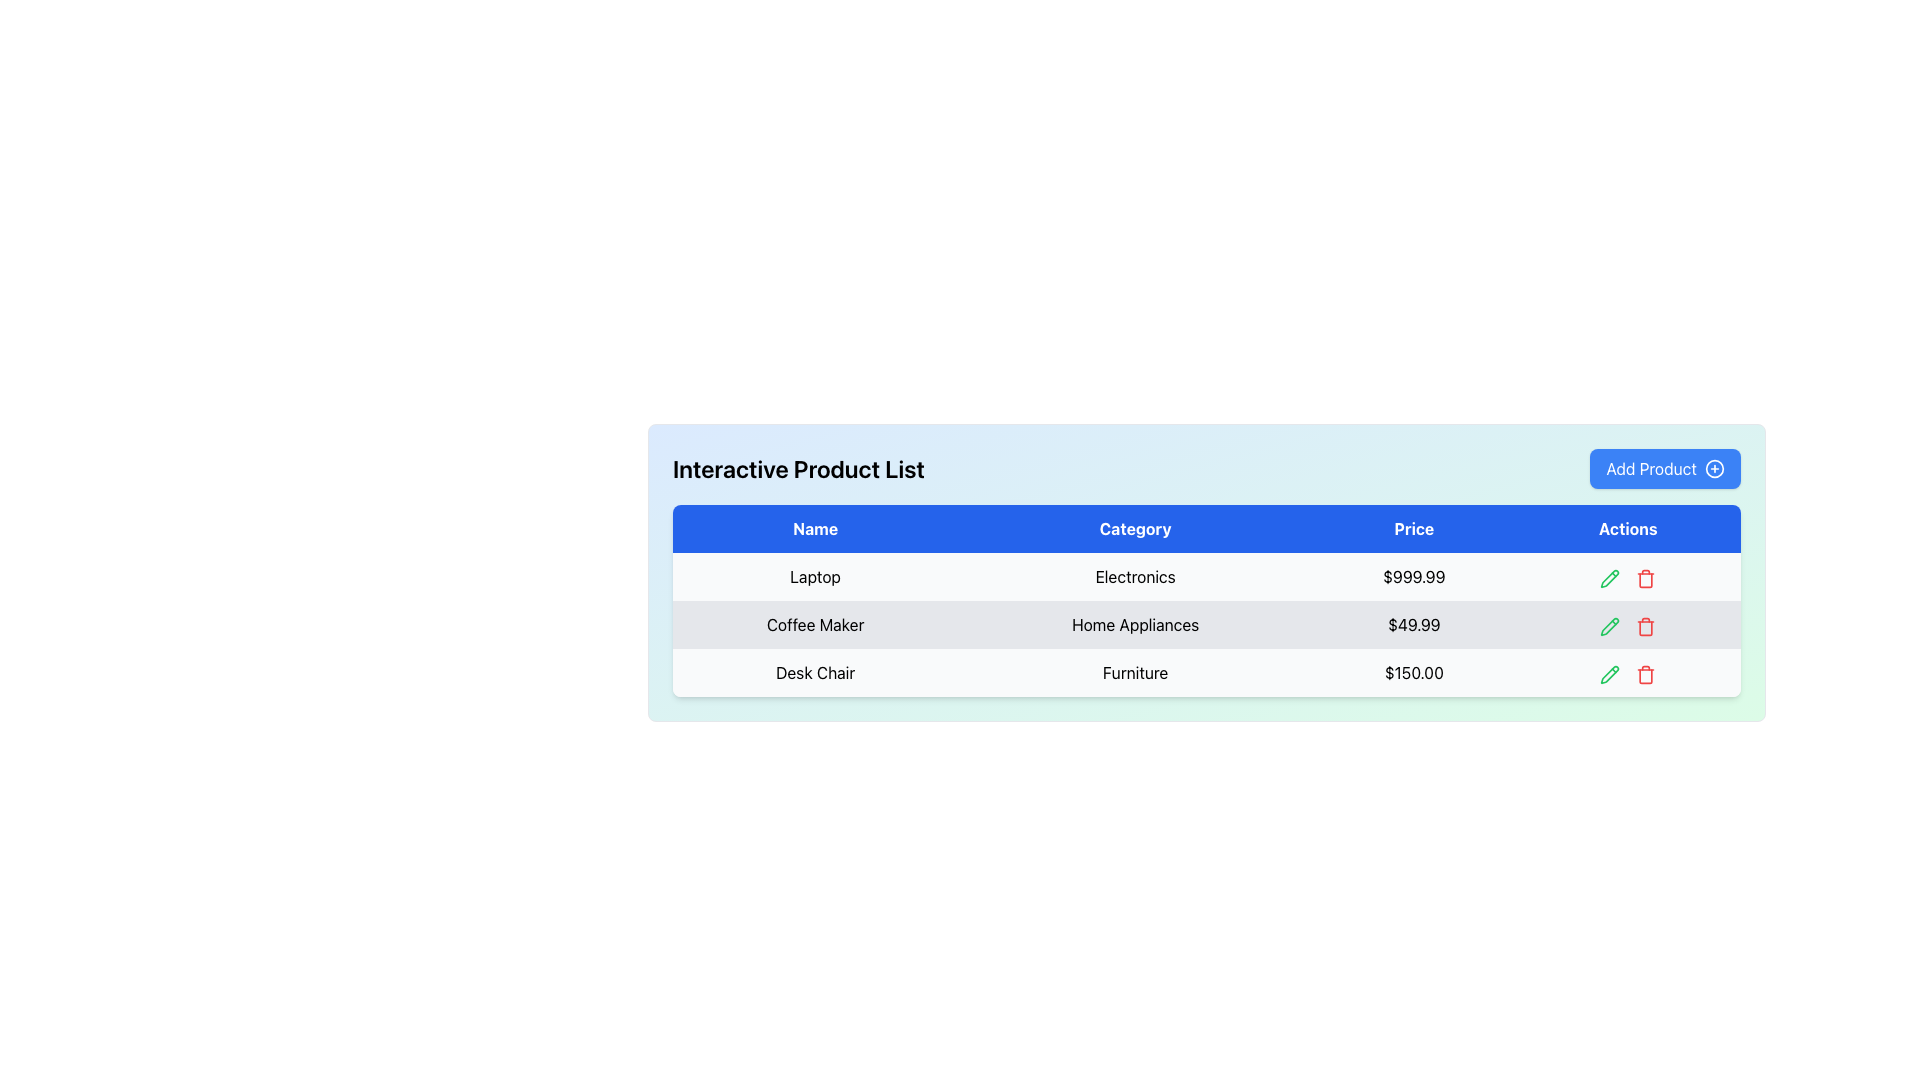 The image size is (1920, 1080). I want to click on the green pencil icon representing an edit action in the 'Actions' column of the second row of the table for a tooltip, so click(1610, 623).